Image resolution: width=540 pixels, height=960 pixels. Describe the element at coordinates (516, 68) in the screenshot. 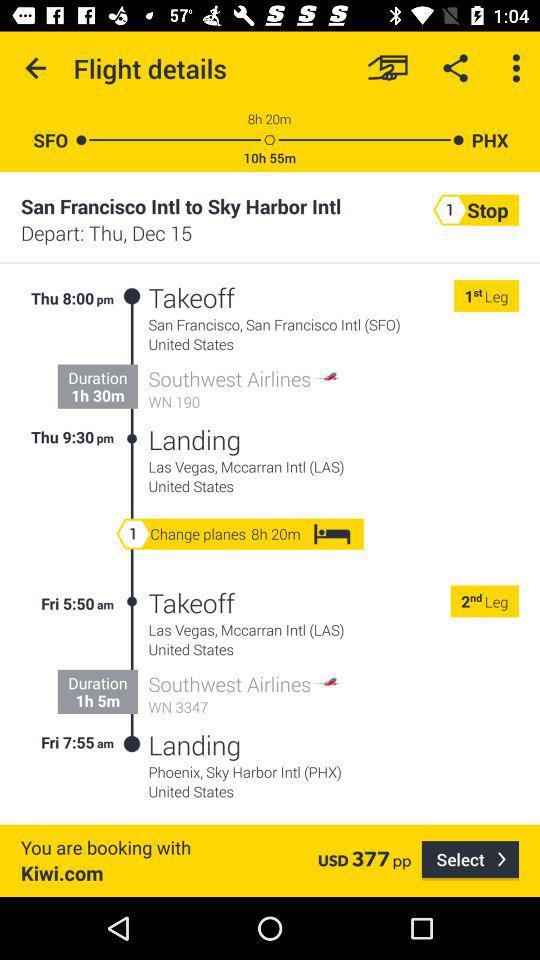

I see `the icon above the phx item` at that location.